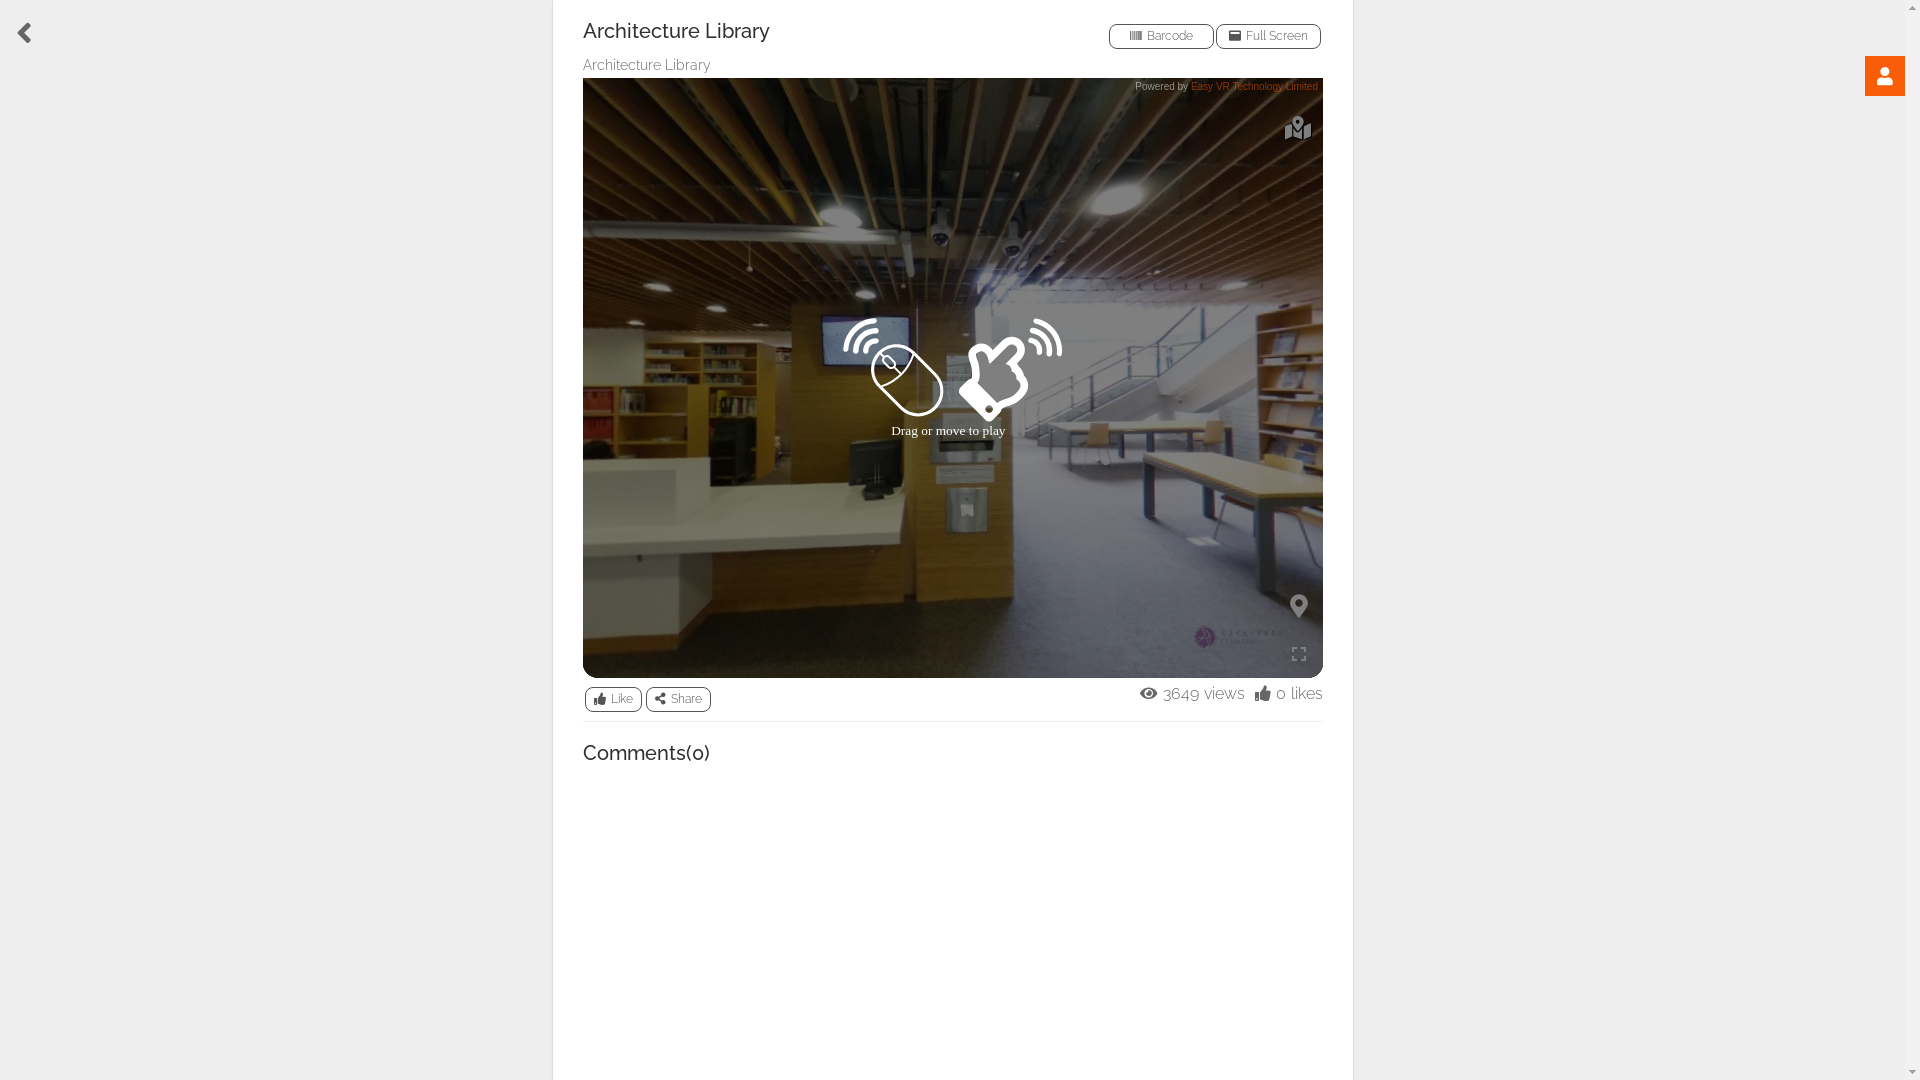  What do you see at coordinates (47, 145) in the screenshot?
I see `'FOOD'` at bounding box center [47, 145].